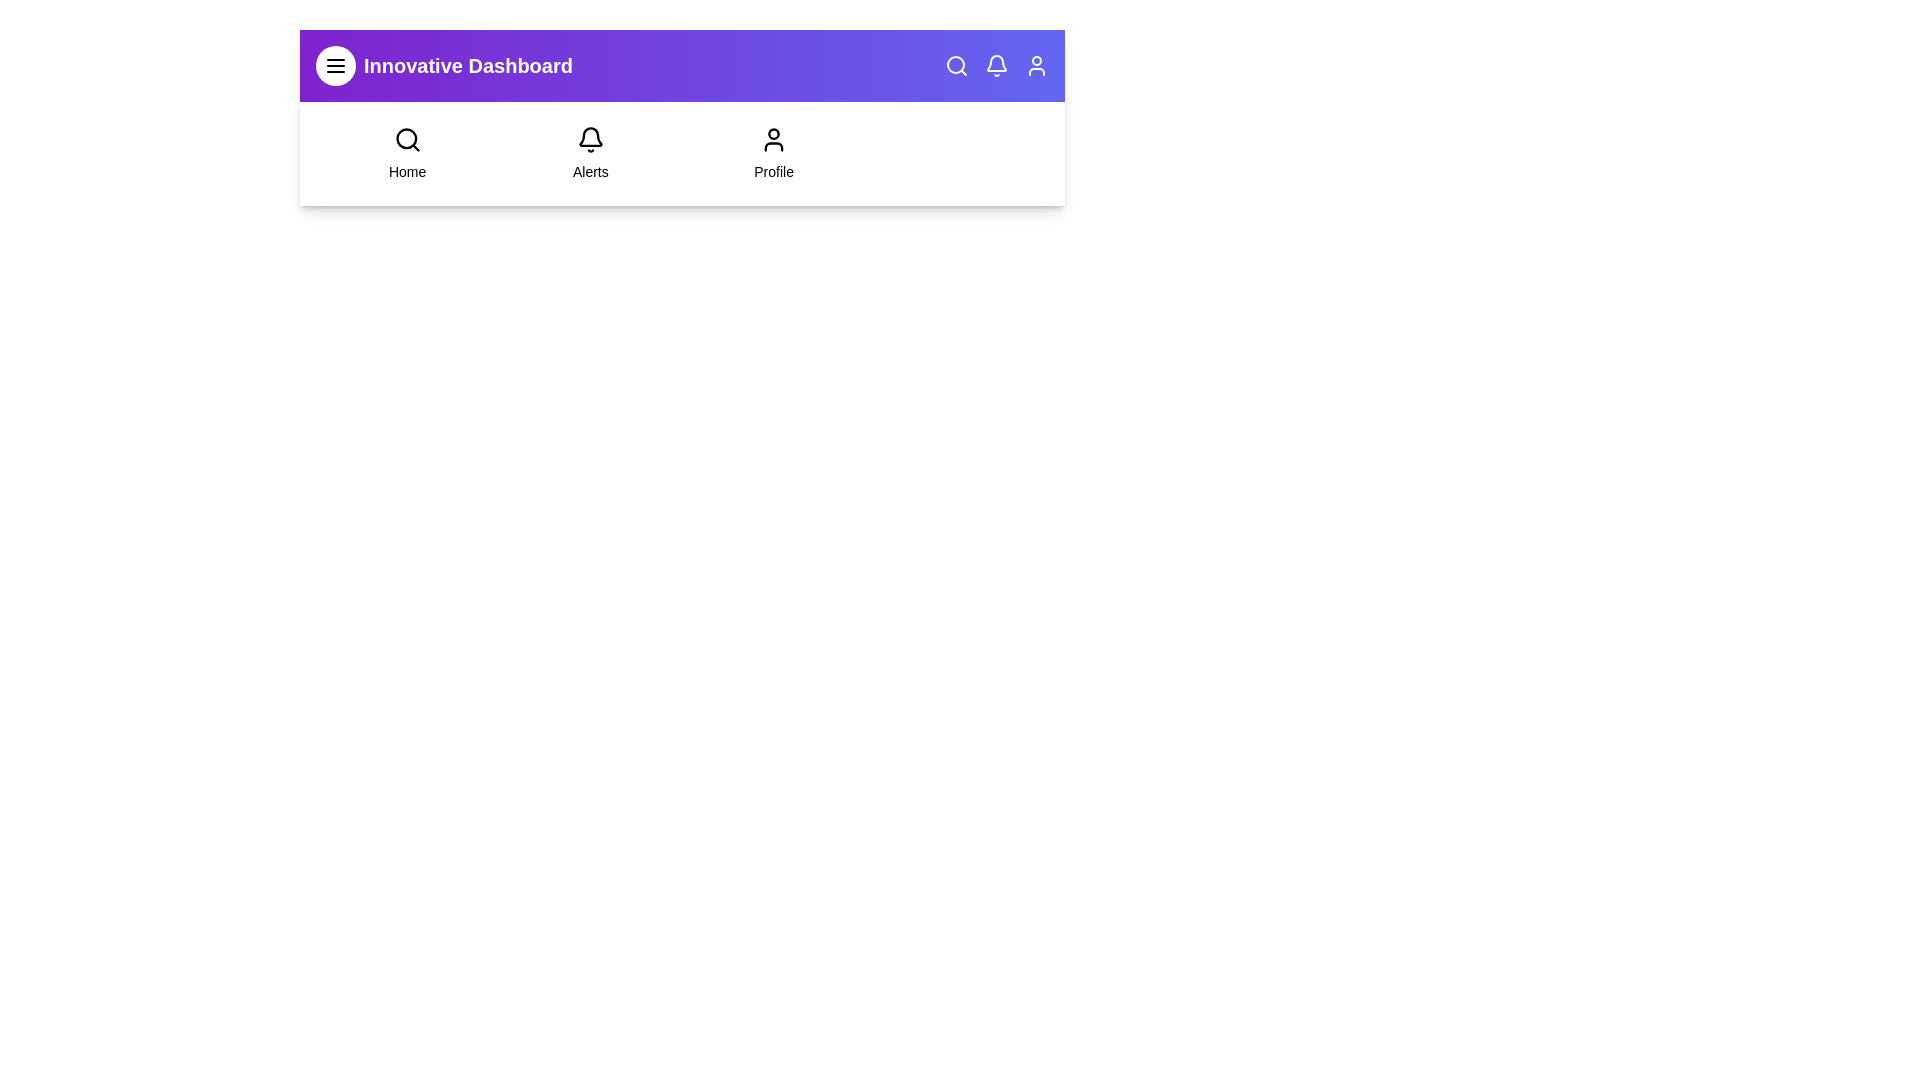 This screenshot has width=1920, height=1080. Describe the element at coordinates (1036, 64) in the screenshot. I see `the icon user to trigger its hover effect` at that location.